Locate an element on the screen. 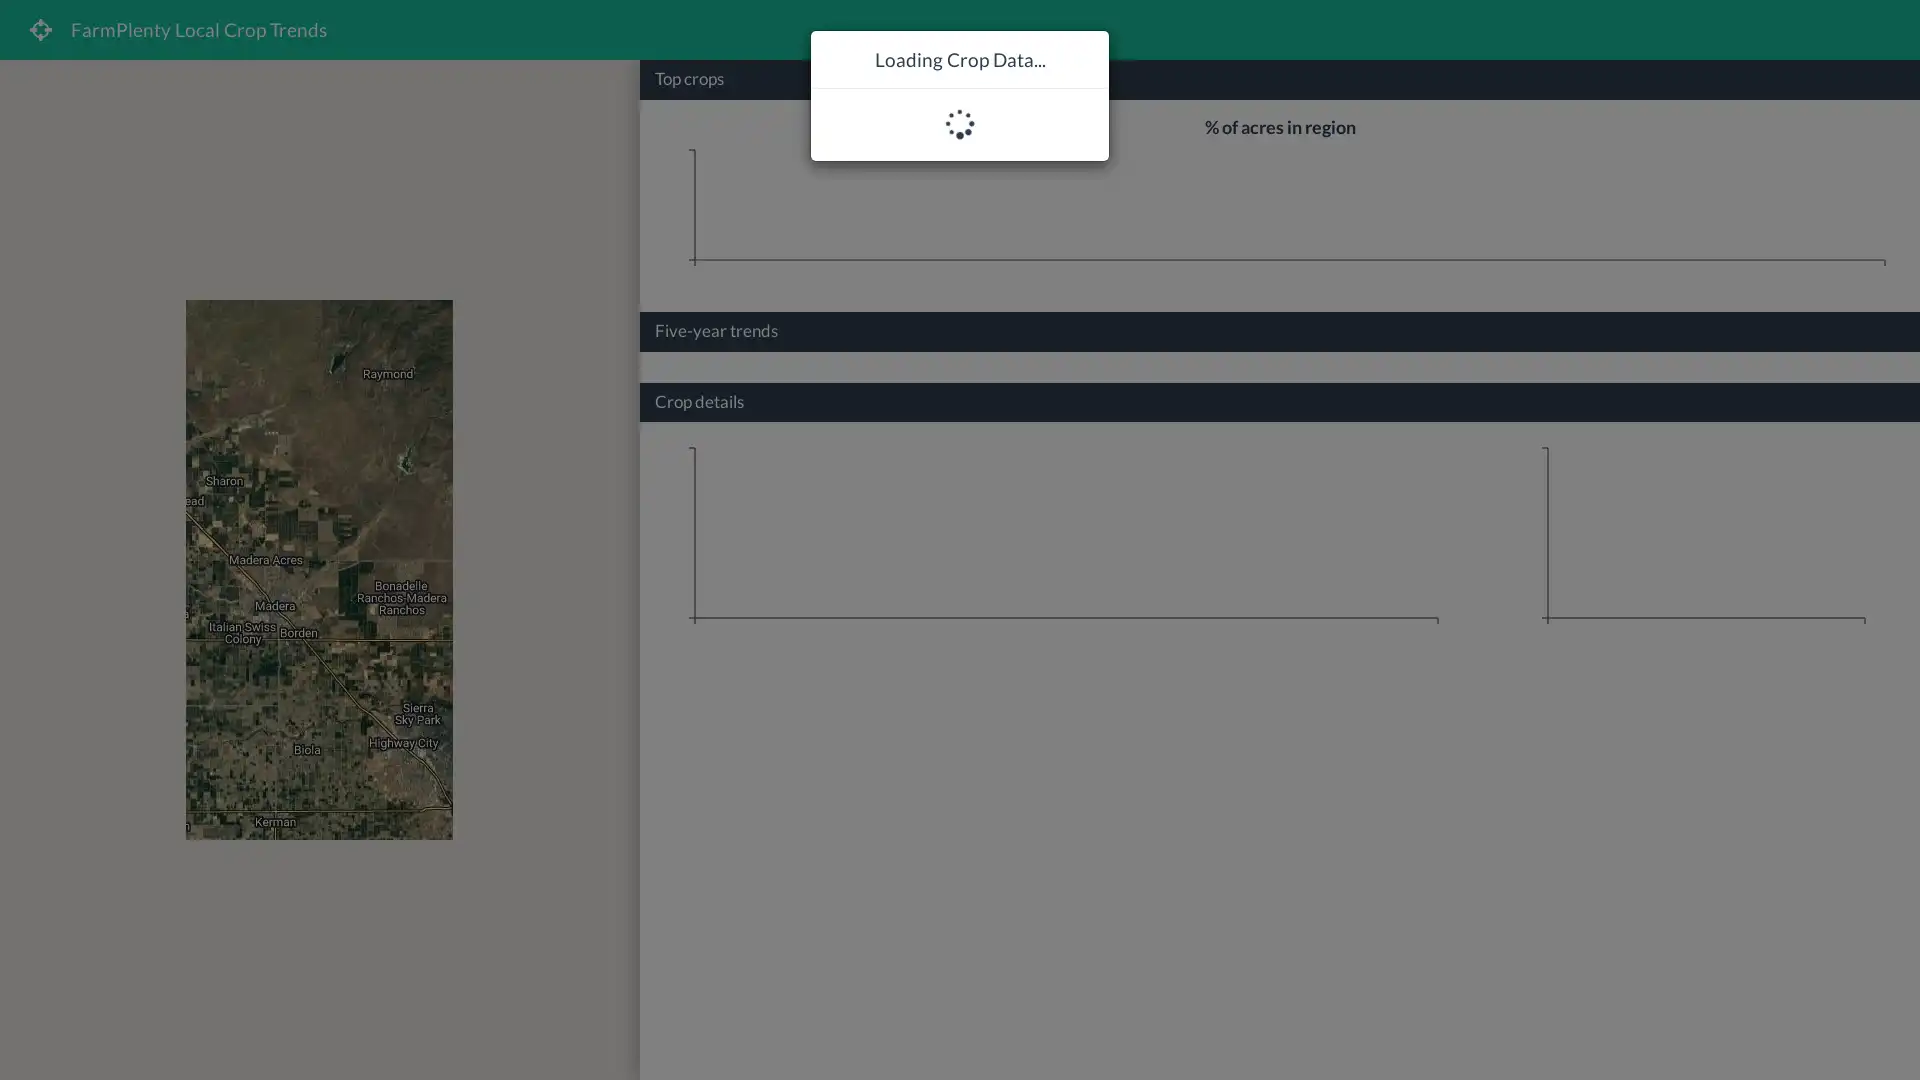 This screenshot has height=1080, width=1920. Five-year trends is located at coordinates (716, 328).